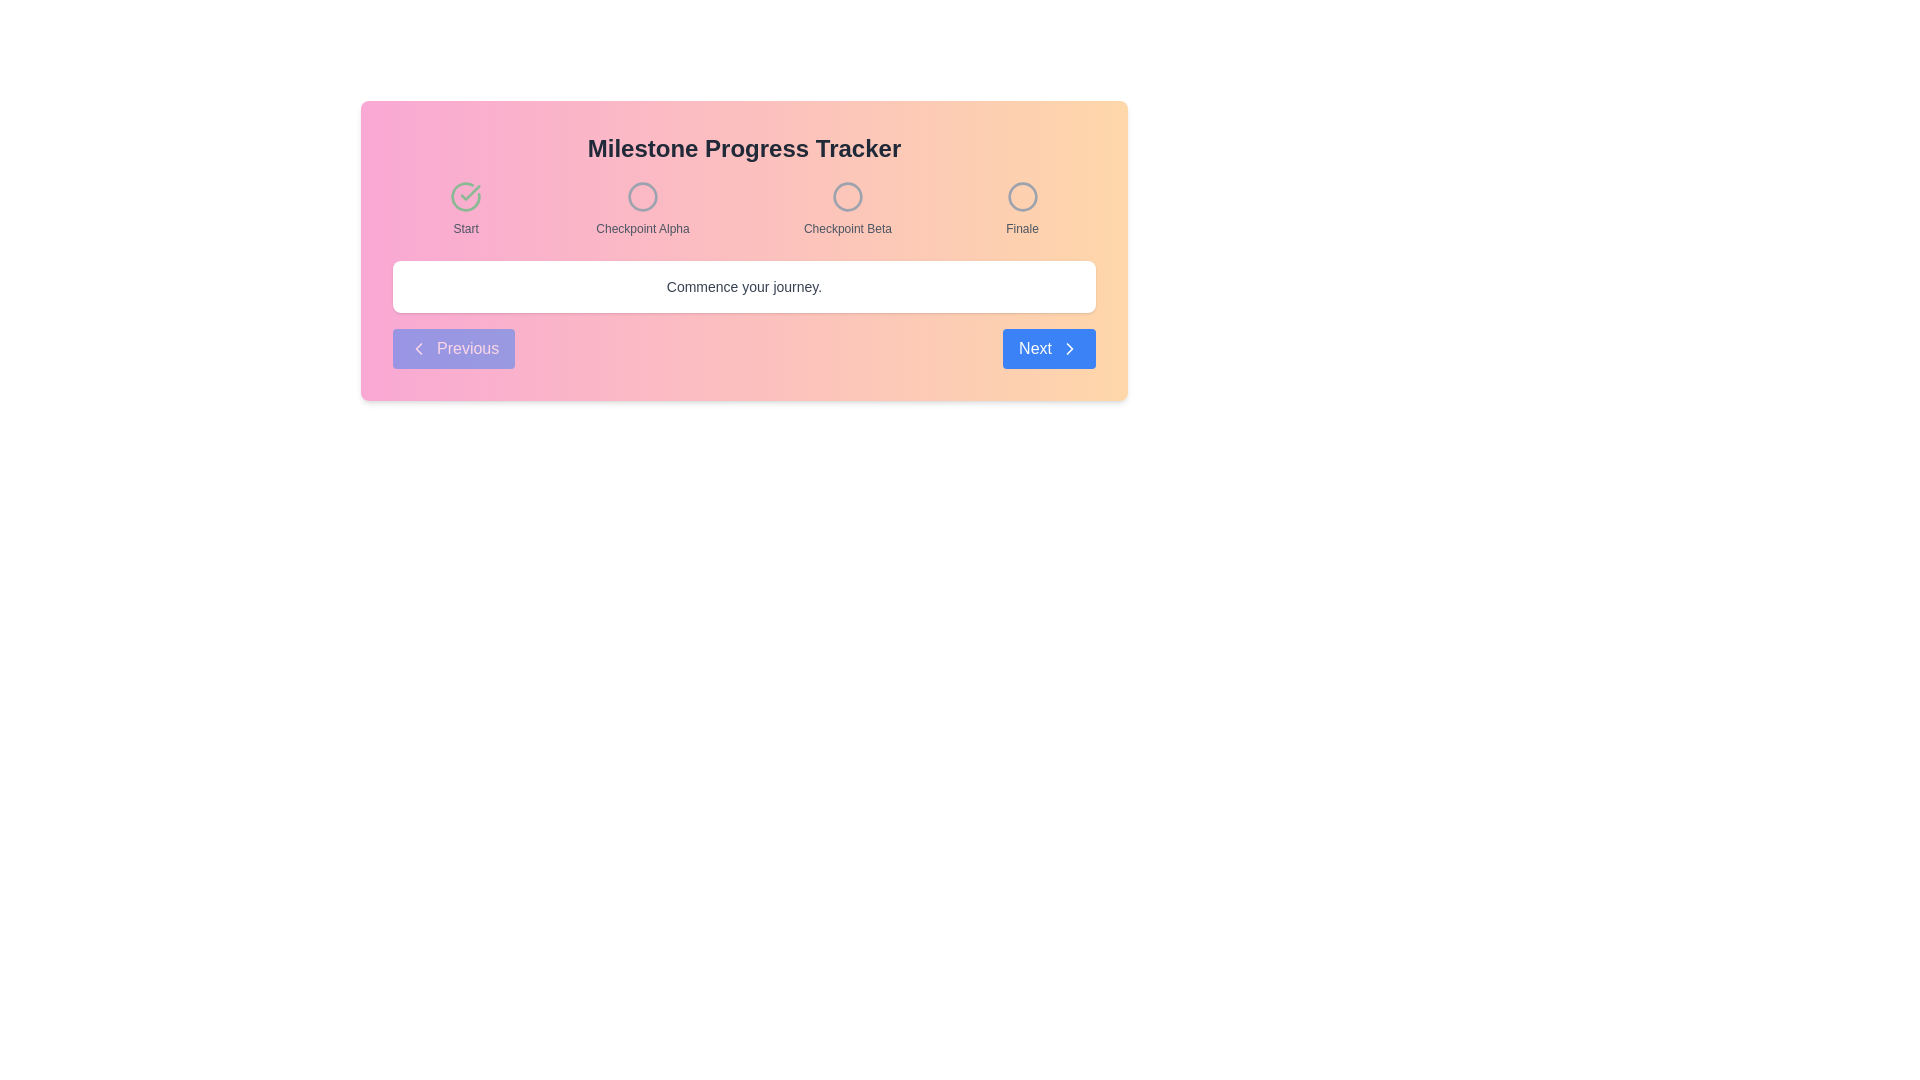  I want to click on the circular Progress tracker milestone icon labeled 'Checkpoint Alpha' in the 'Milestone Progress Tracker' layout, positioned centrally beneath the text 'Milestone Progress Tracker', so click(643, 196).